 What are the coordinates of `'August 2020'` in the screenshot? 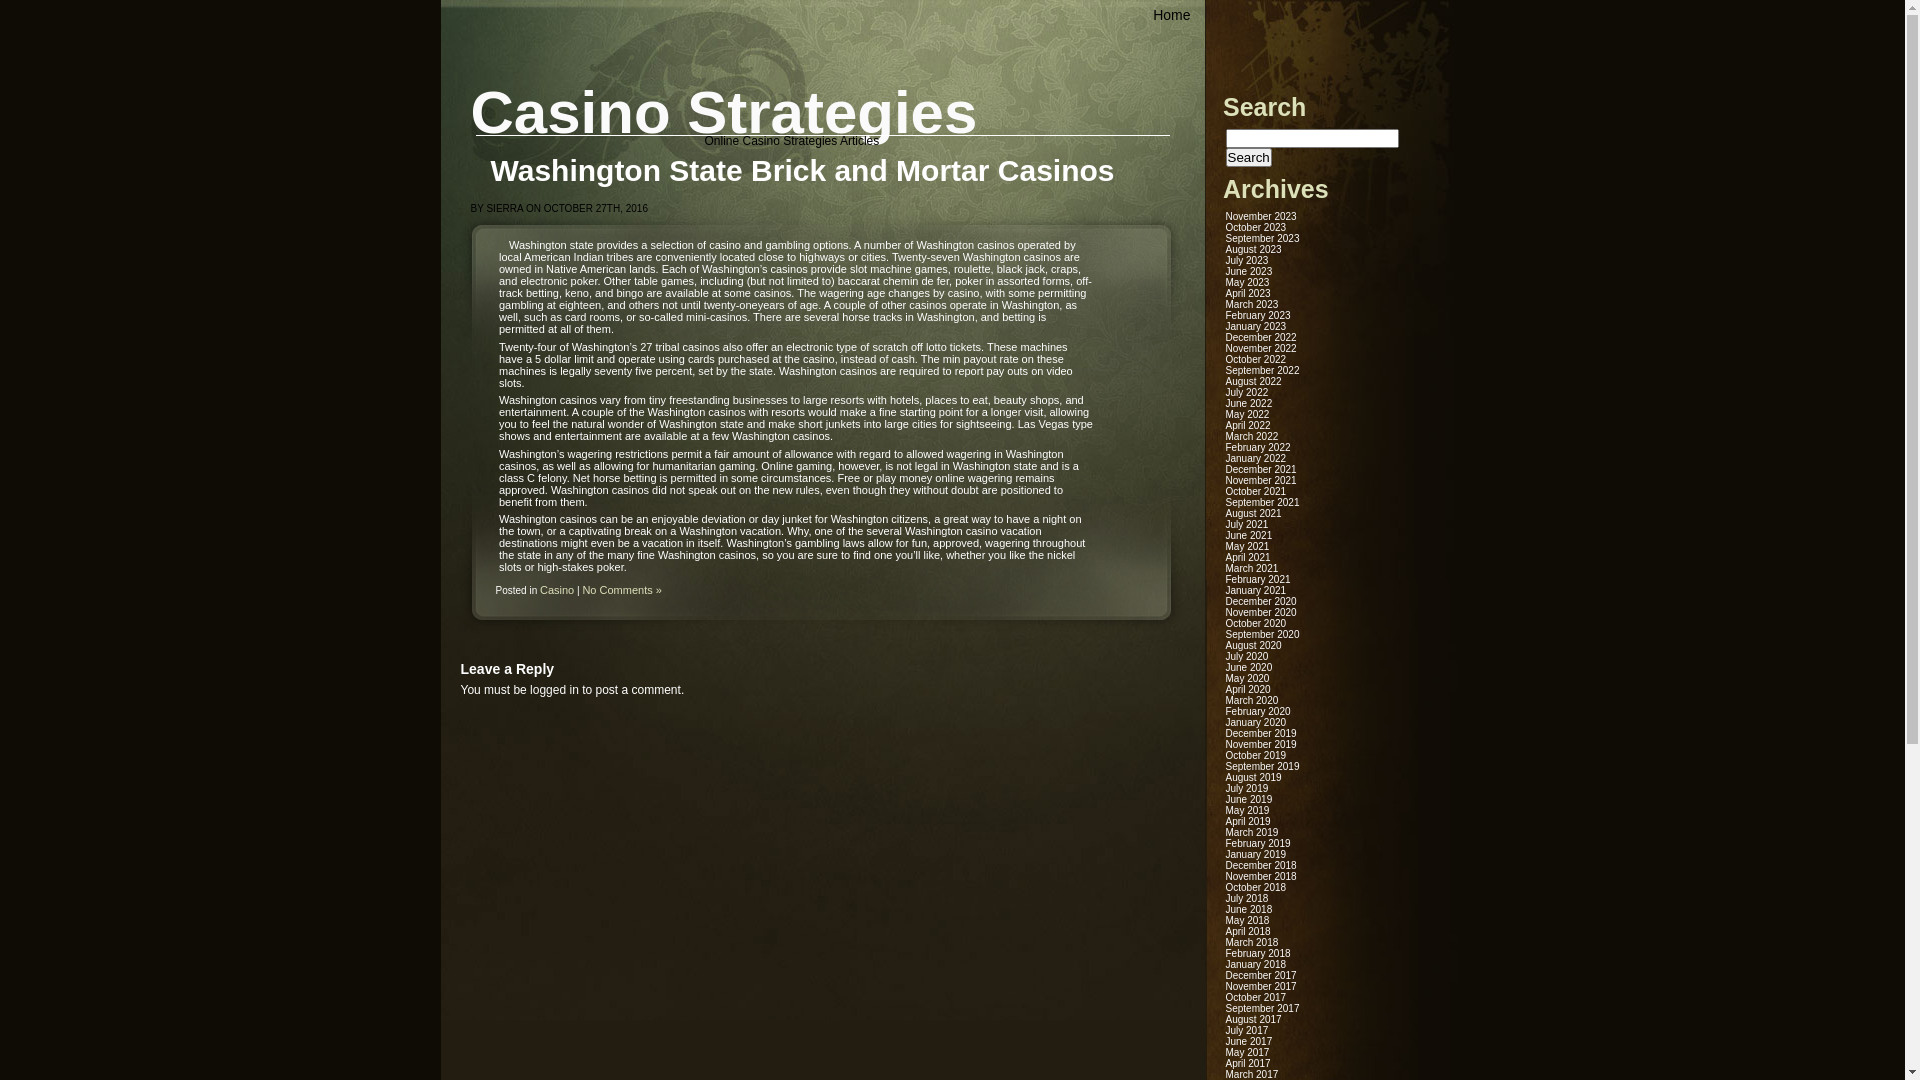 It's located at (1252, 645).